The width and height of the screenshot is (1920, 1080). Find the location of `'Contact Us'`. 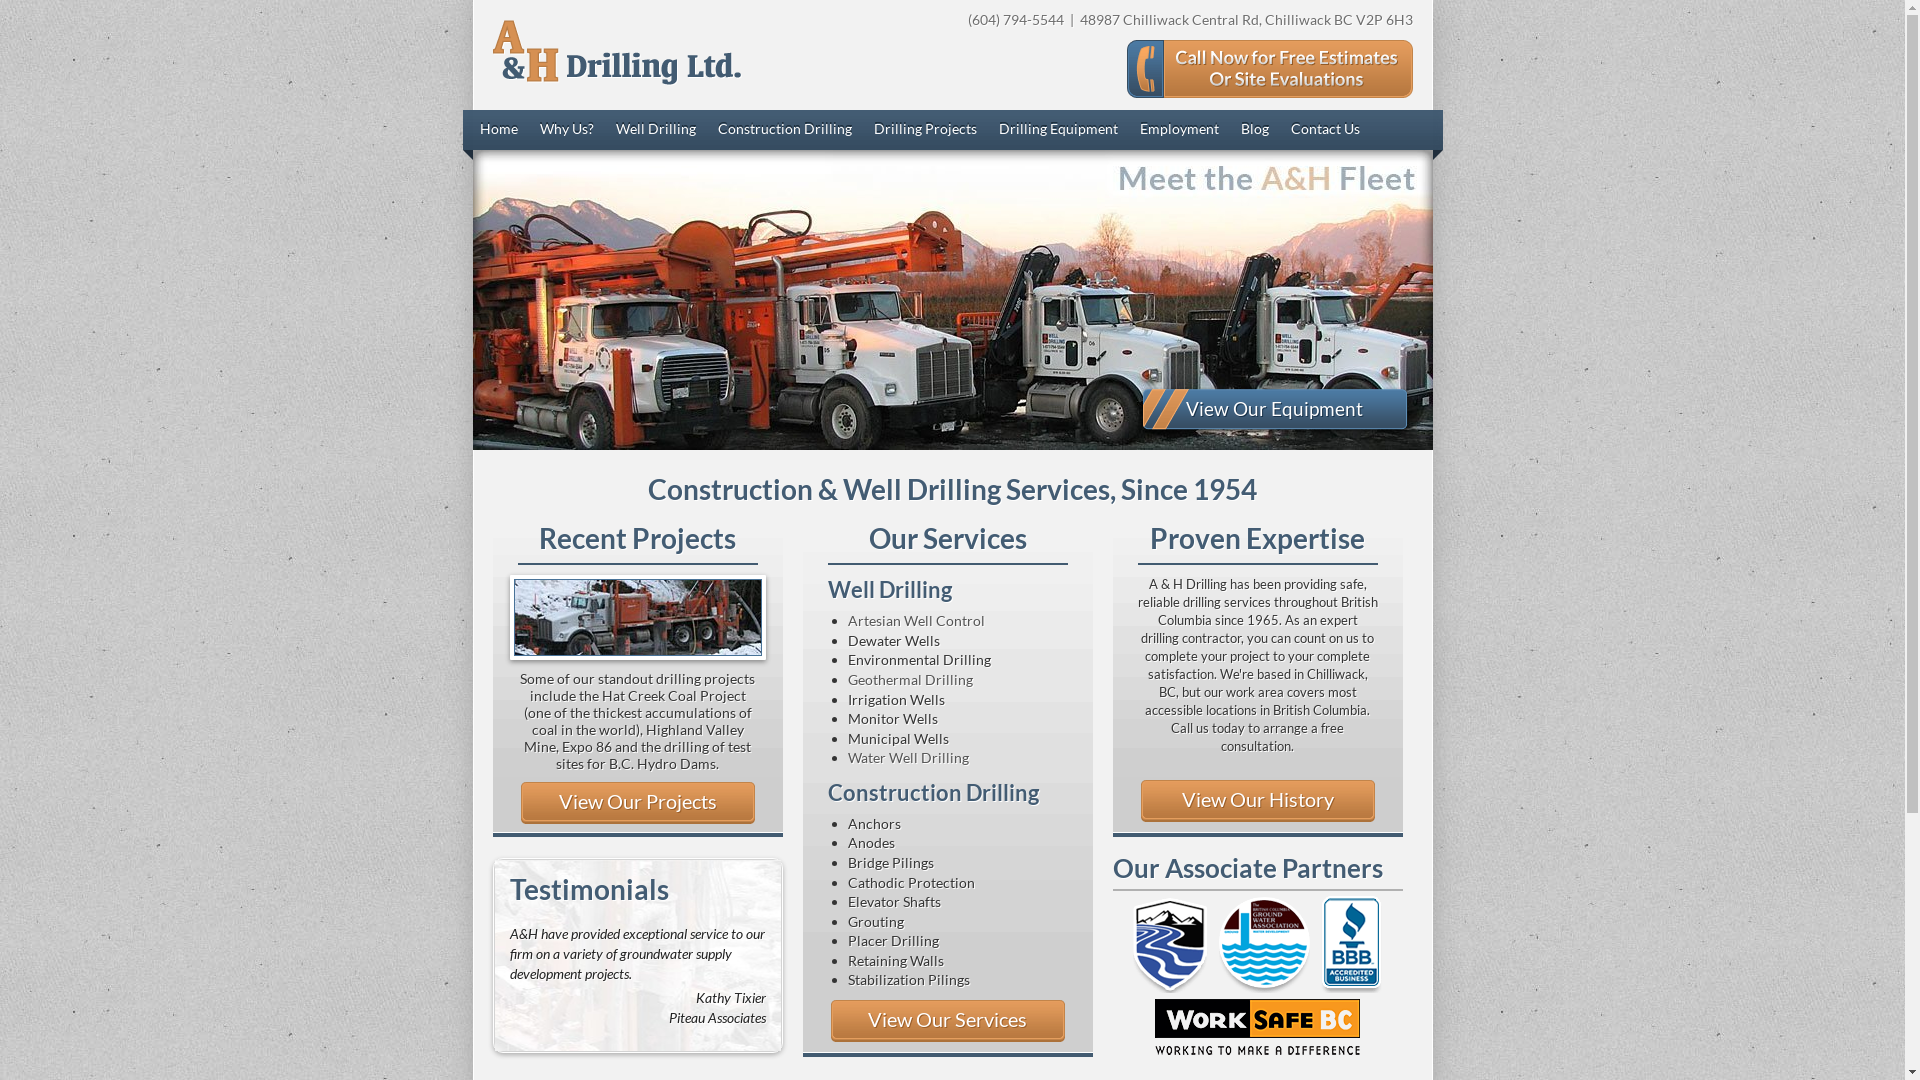

'Contact Us' is located at coordinates (1324, 130).